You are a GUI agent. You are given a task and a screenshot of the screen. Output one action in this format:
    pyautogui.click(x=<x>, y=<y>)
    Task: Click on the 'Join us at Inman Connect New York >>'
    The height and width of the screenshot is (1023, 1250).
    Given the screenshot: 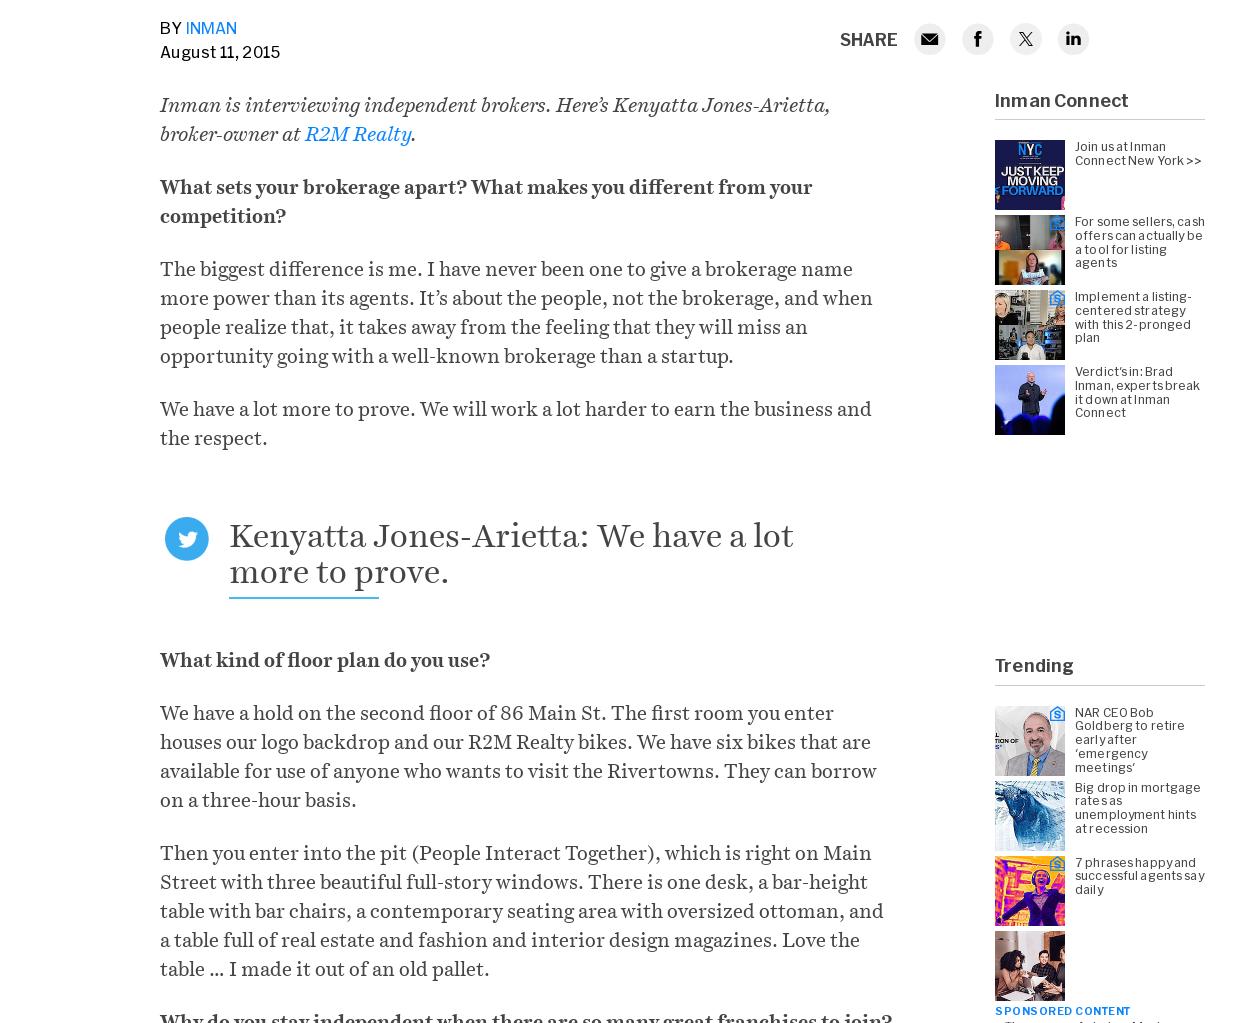 What is the action you would take?
    pyautogui.click(x=1138, y=151)
    